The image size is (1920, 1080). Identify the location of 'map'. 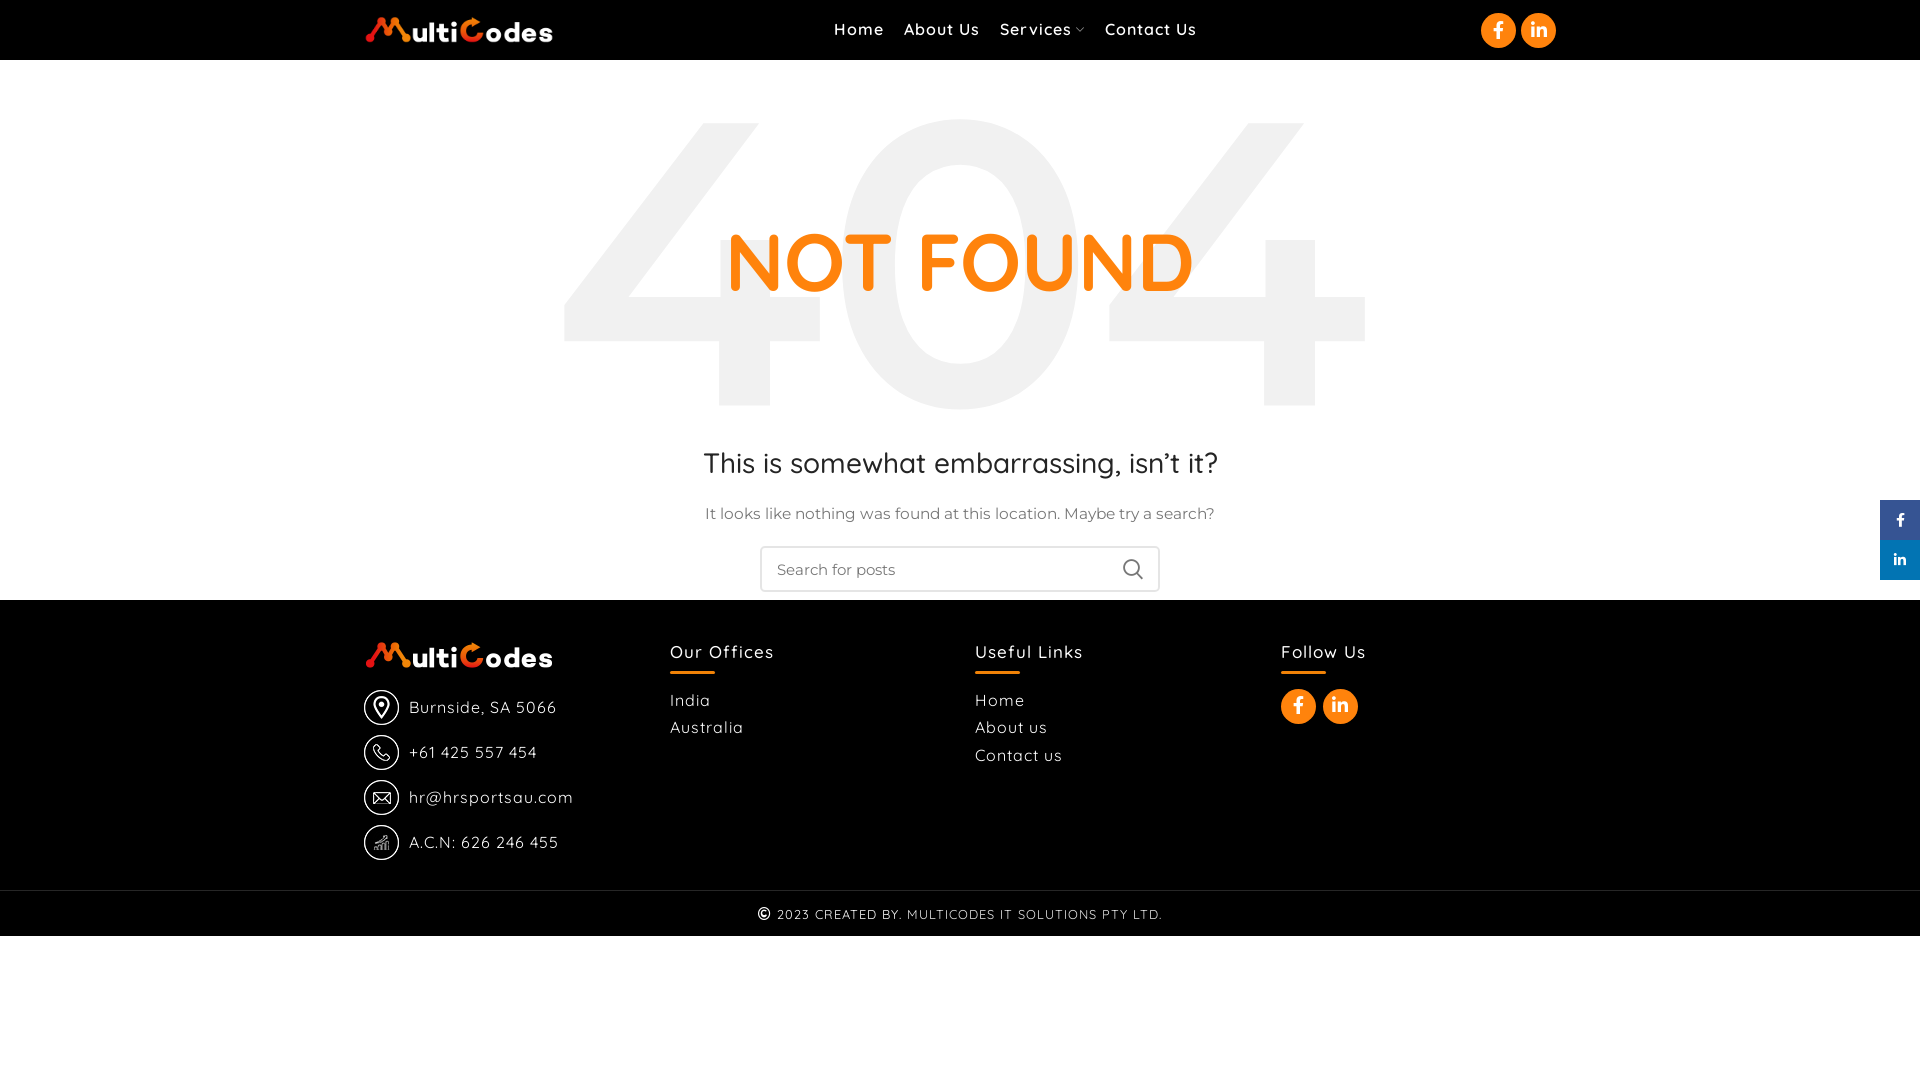
(381, 706).